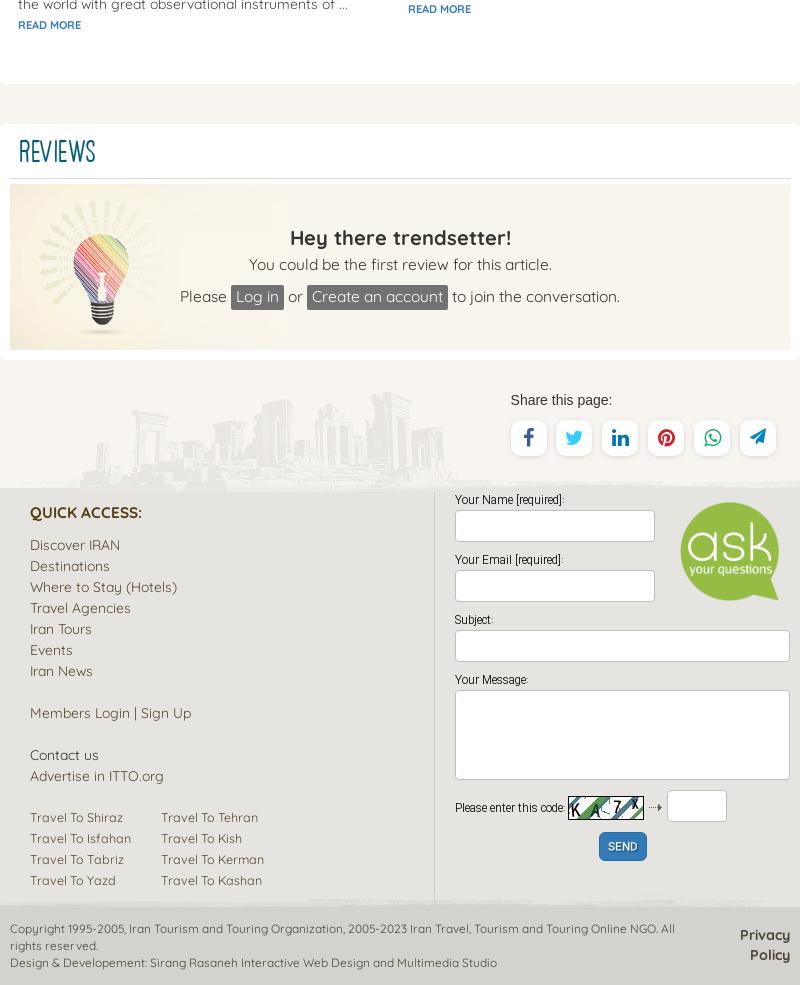 This screenshot has height=985, width=800. I want to click on 'Please enter this code:', so click(510, 806).